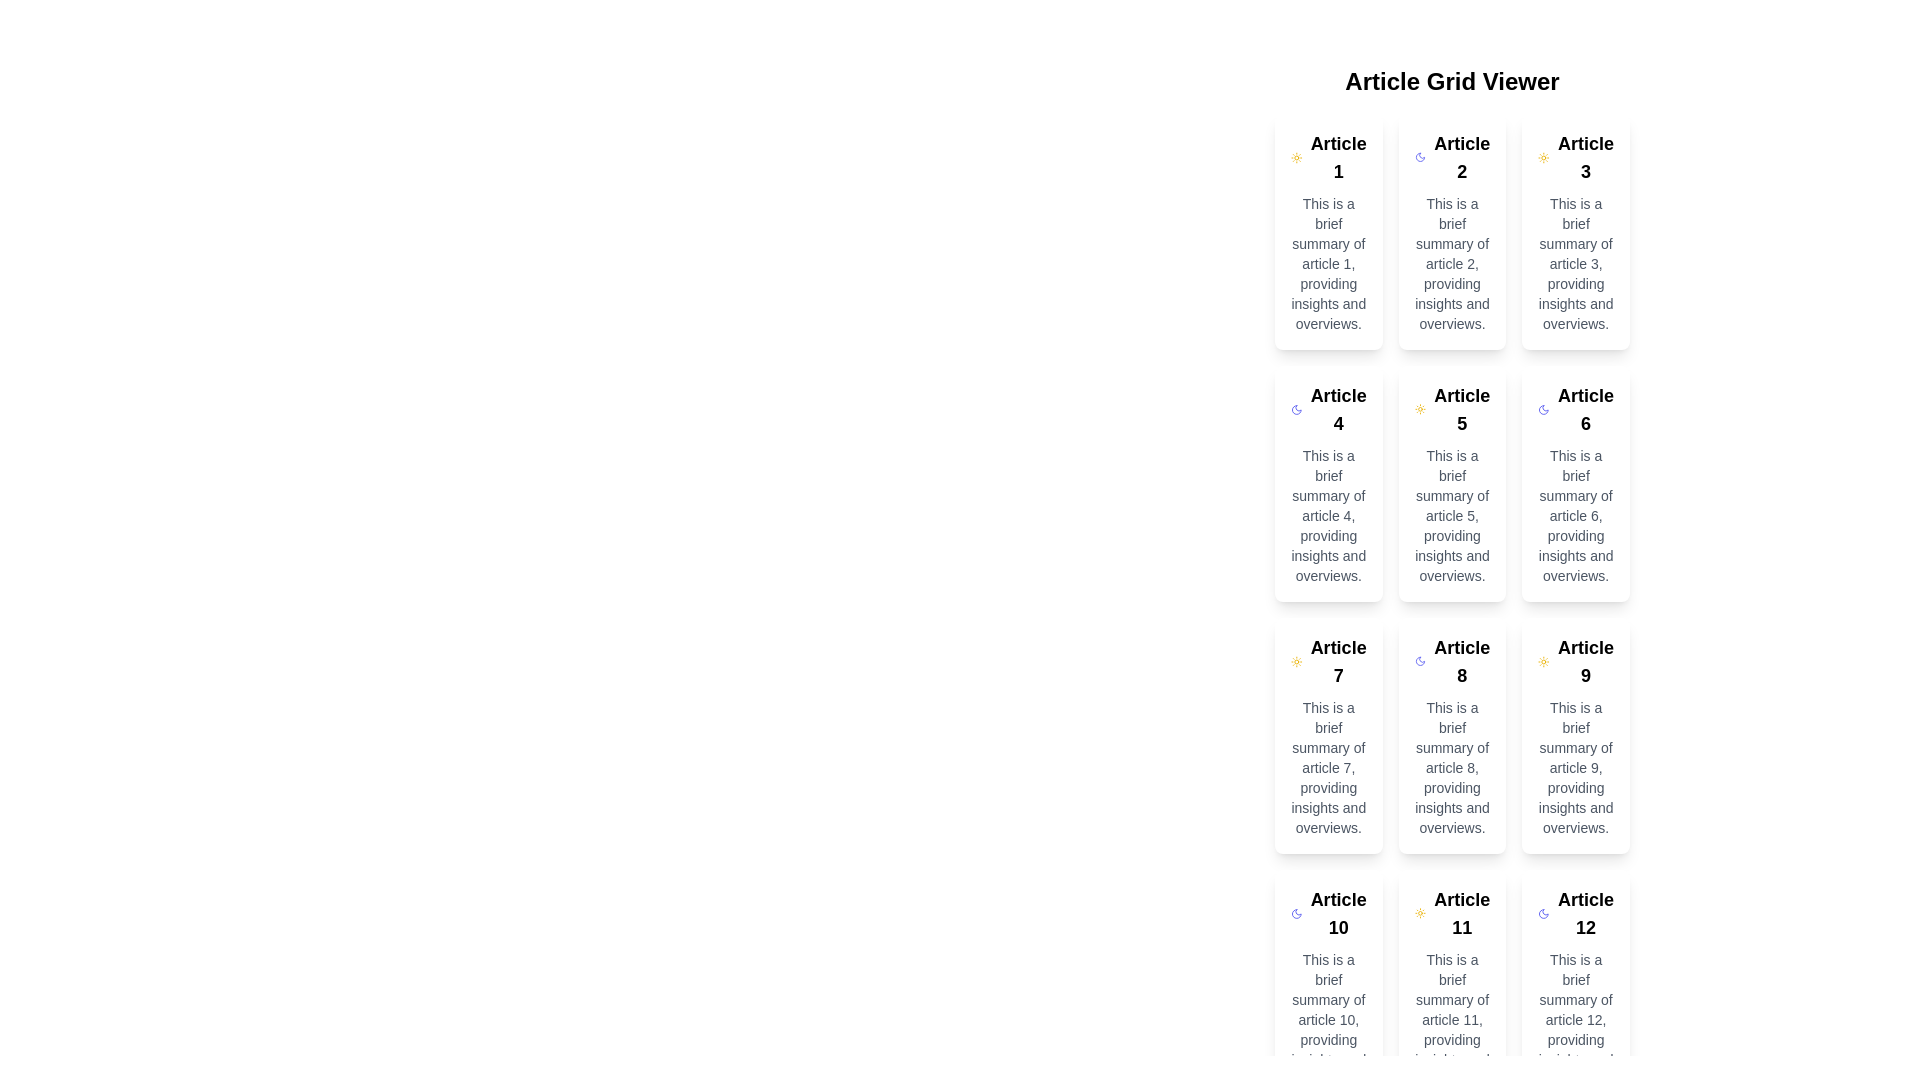  Describe the element at coordinates (1452, 483) in the screenshot. I see `the information card displaying the title 'Article 5', which is the fifth card in the grid layout, located in the second row and the middle card of that row` at that location.